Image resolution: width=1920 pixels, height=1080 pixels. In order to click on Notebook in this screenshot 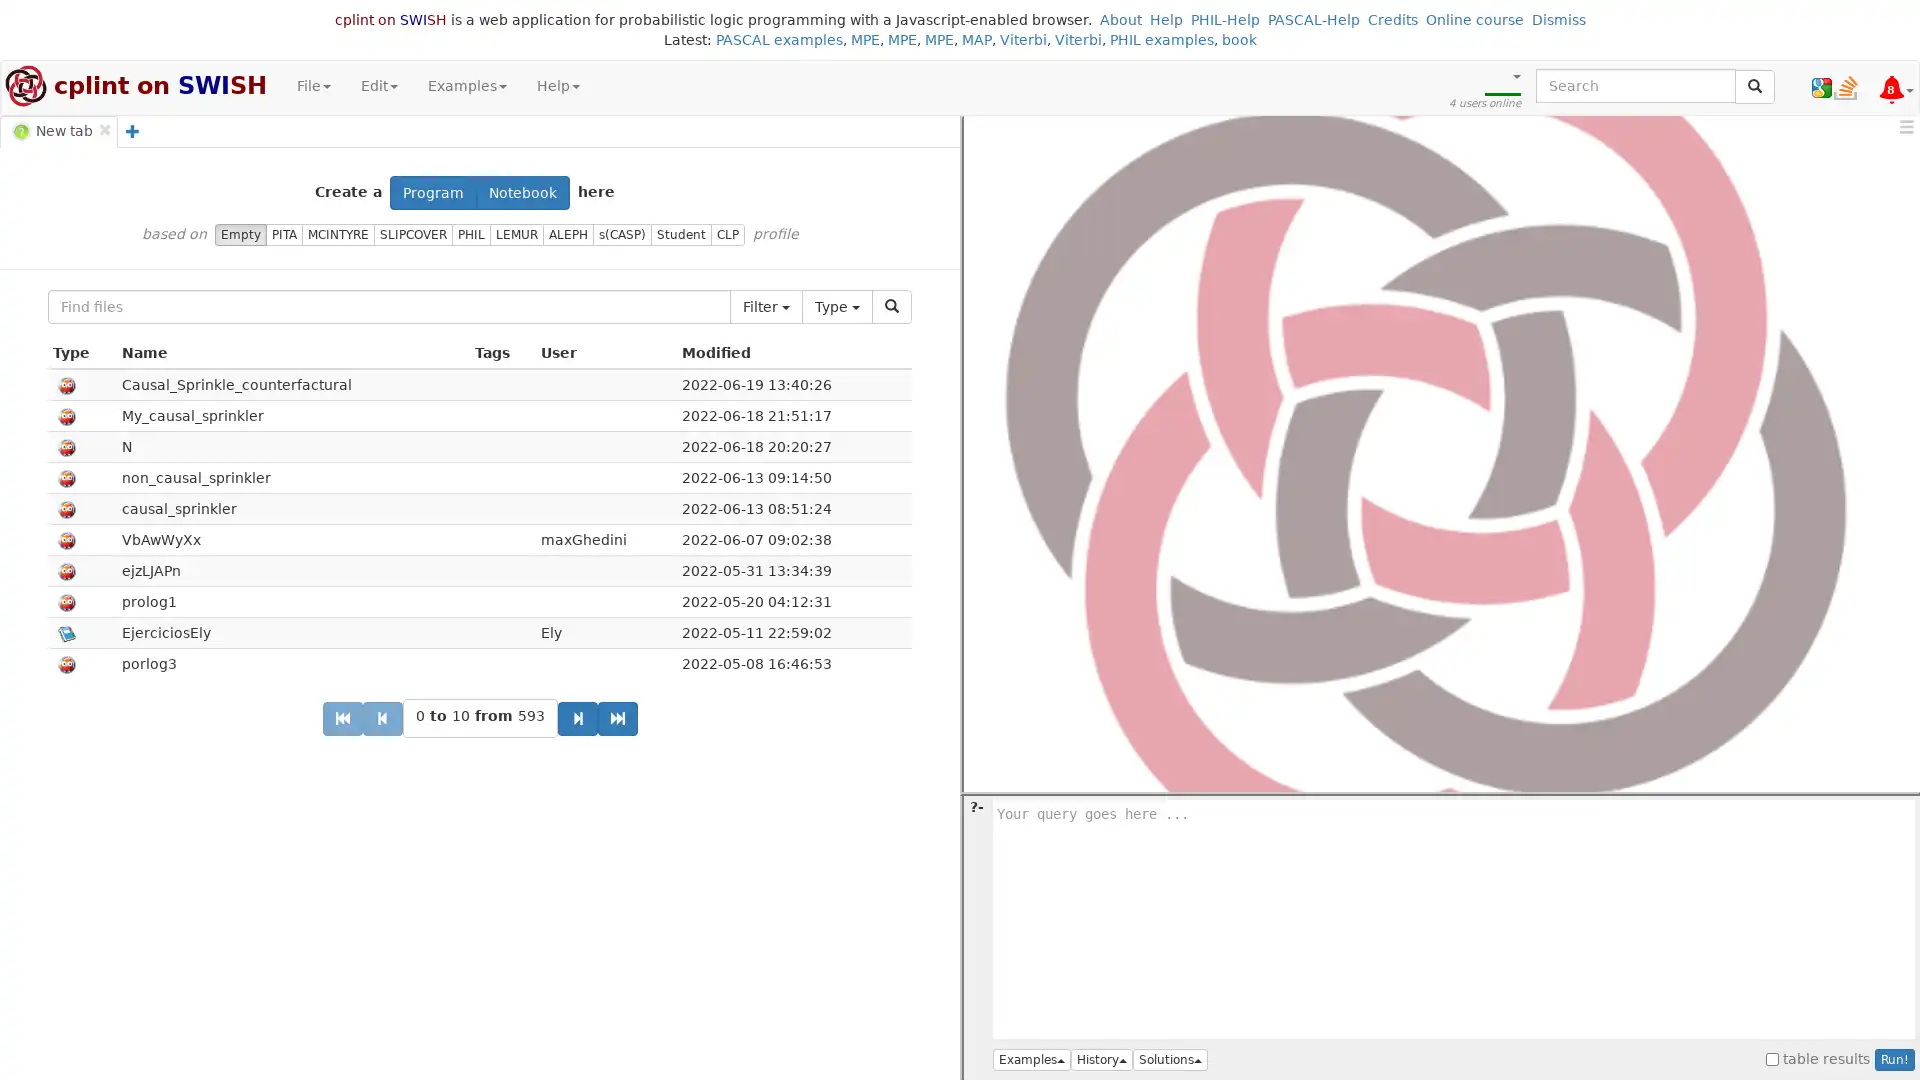, I will do `click(523, 192)`.